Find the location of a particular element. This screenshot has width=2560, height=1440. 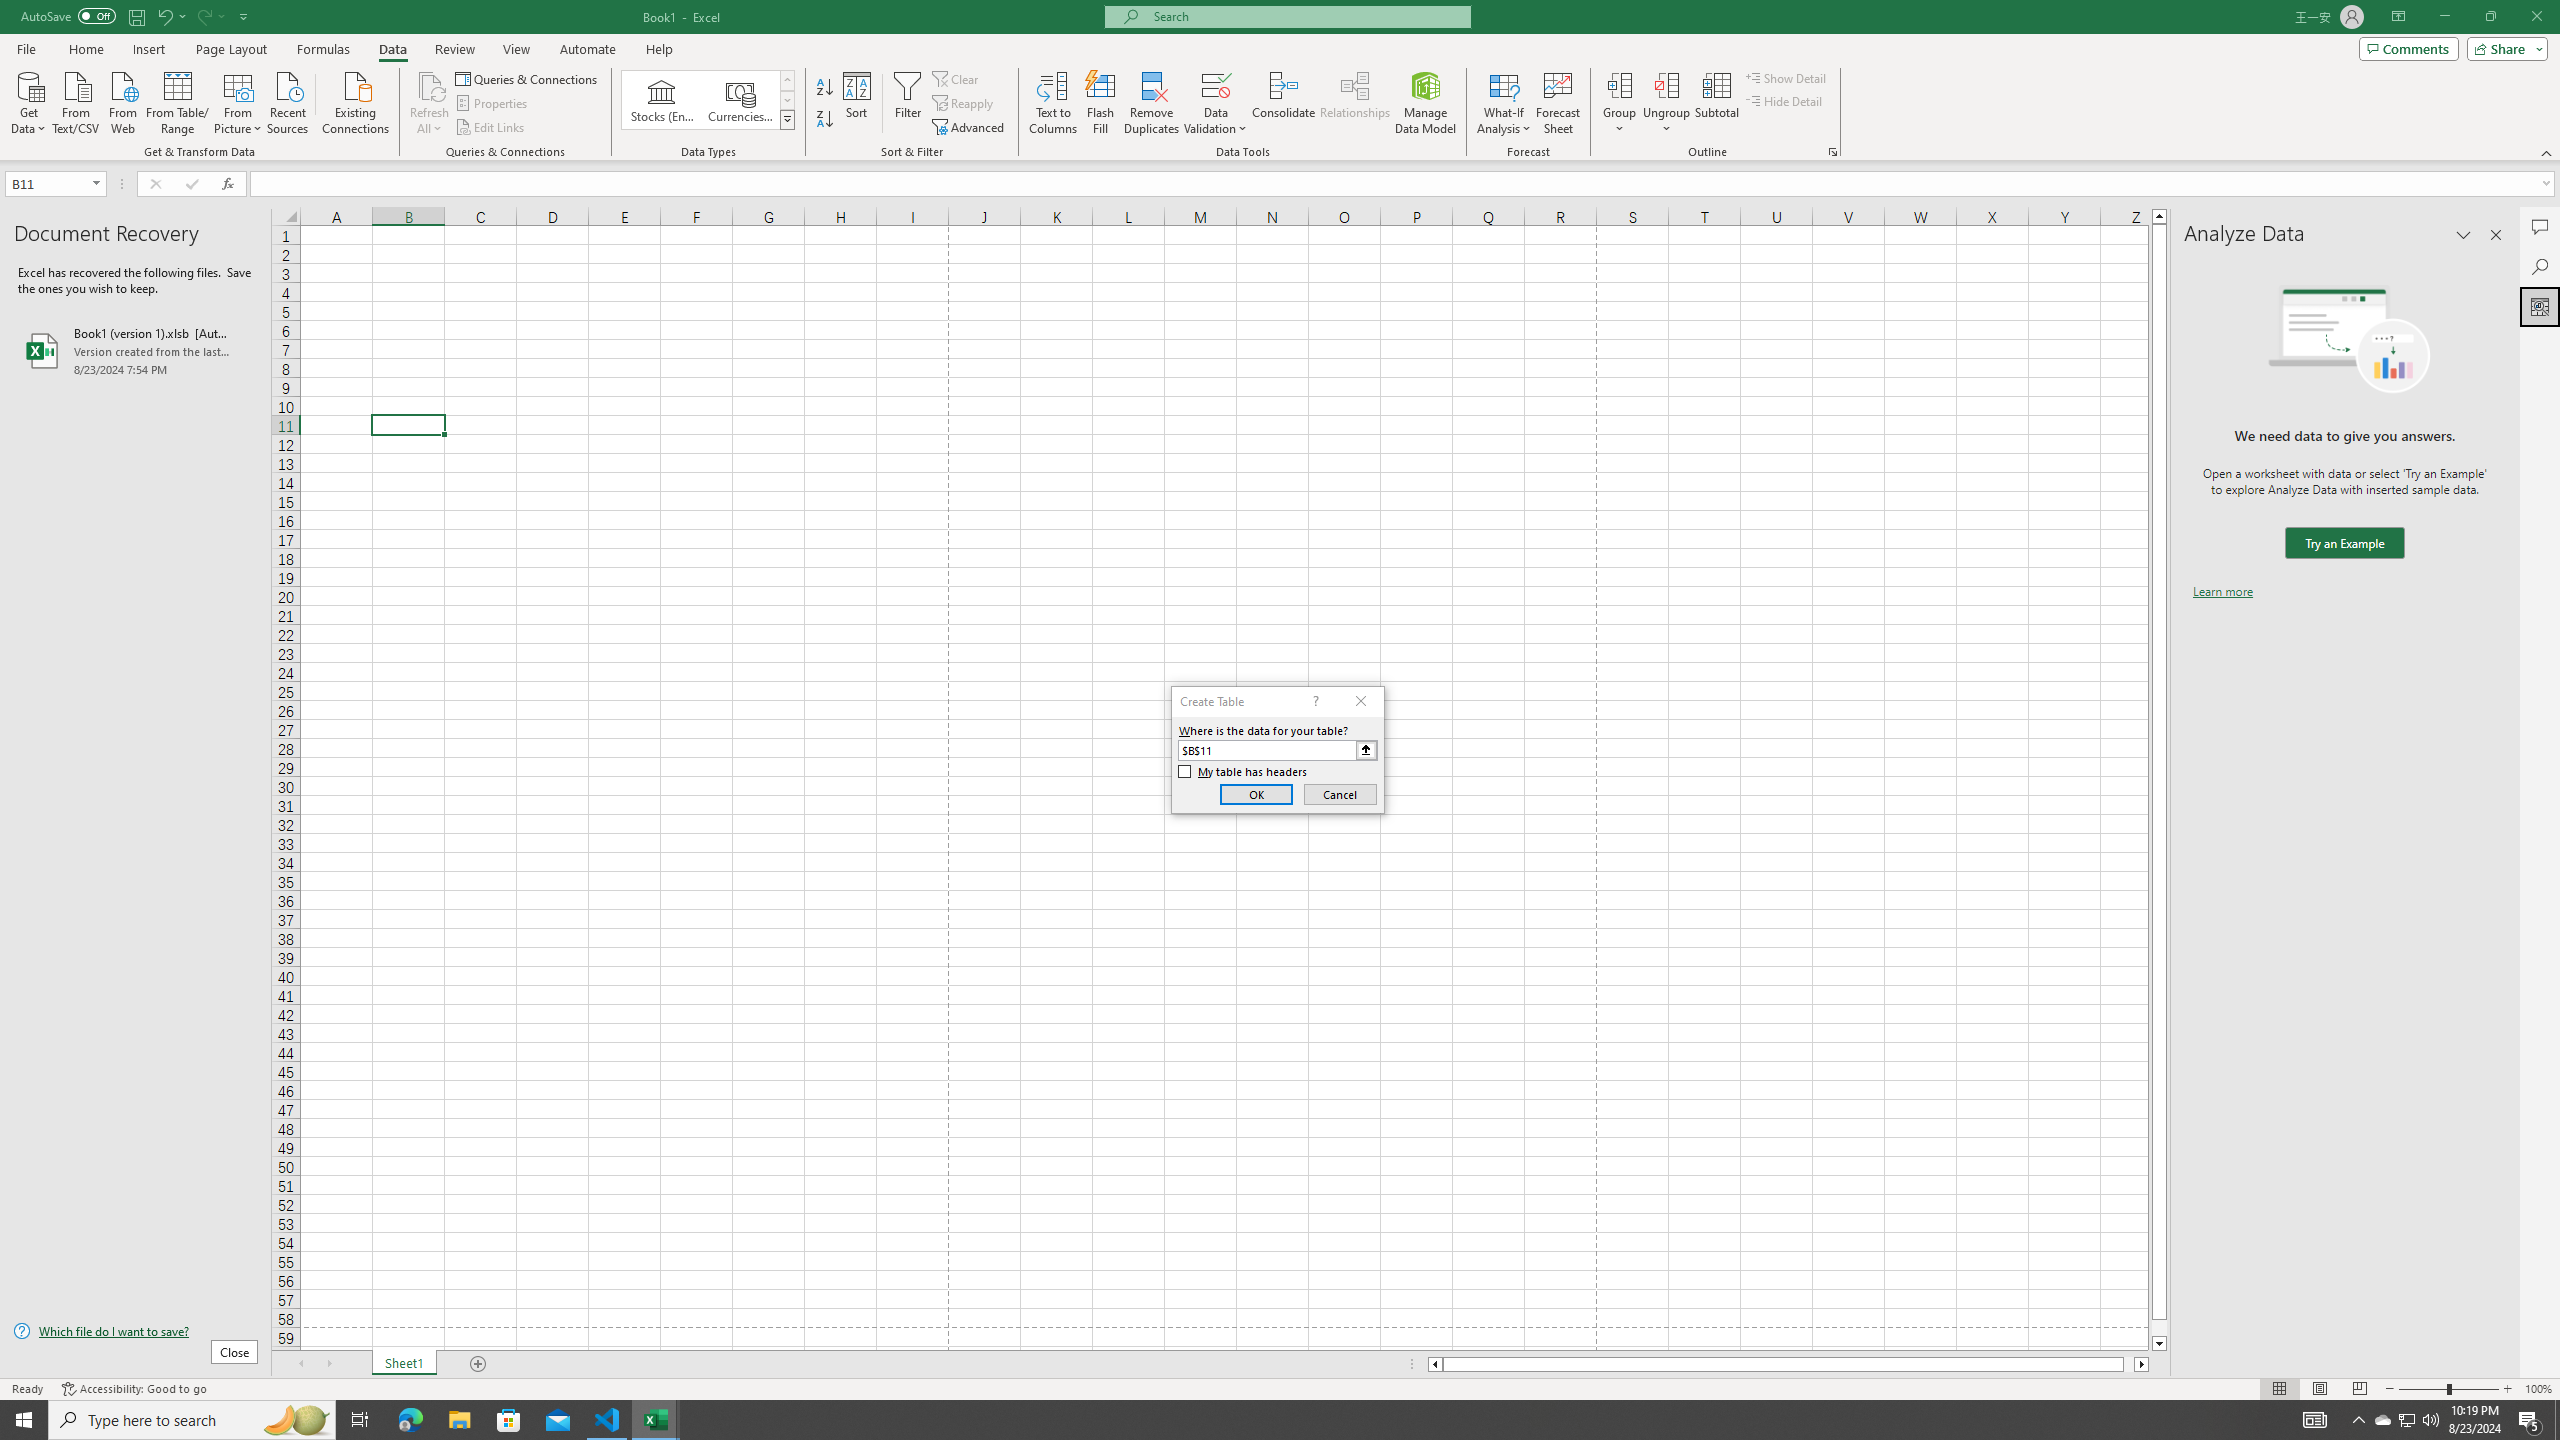

'Analyze Data' is located at coordinates (2539, 306).